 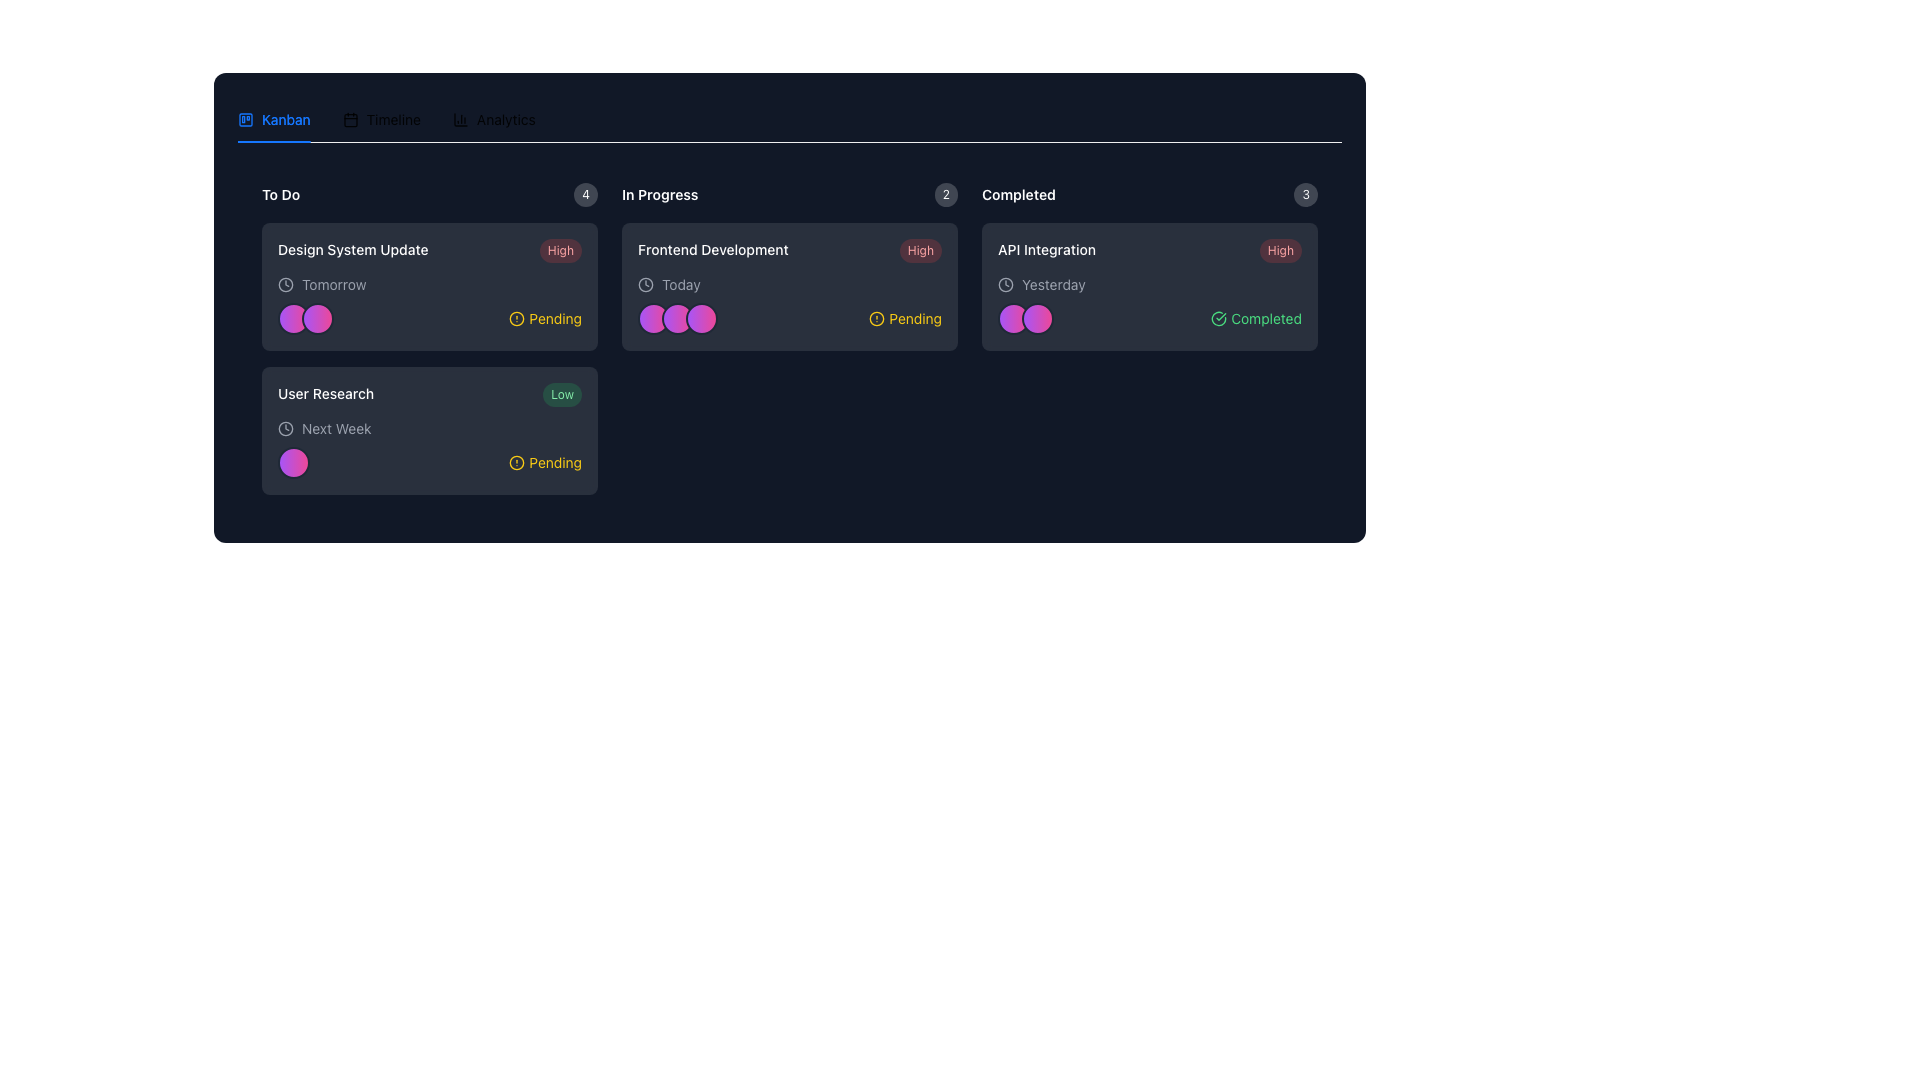 I want to click on the second navigation tab labeled 'Timeline', so click(x=381, y=119).